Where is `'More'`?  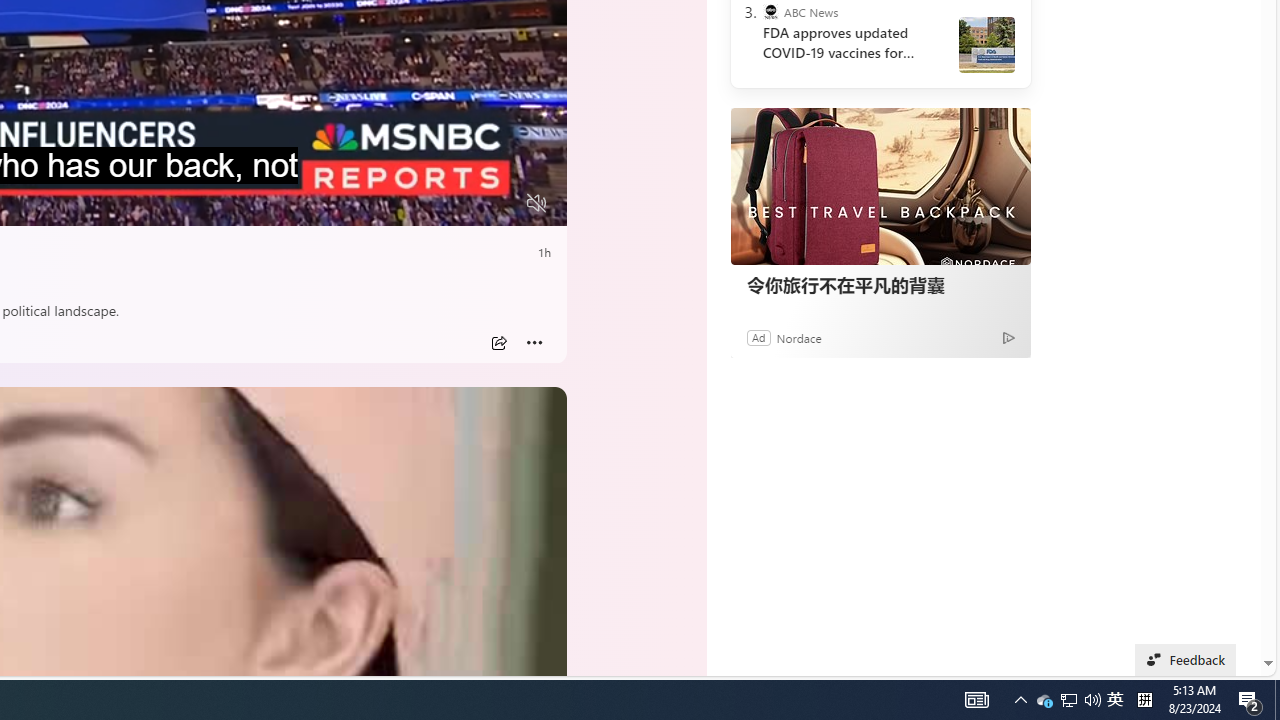 'More' is located at coordinates (534, 342).